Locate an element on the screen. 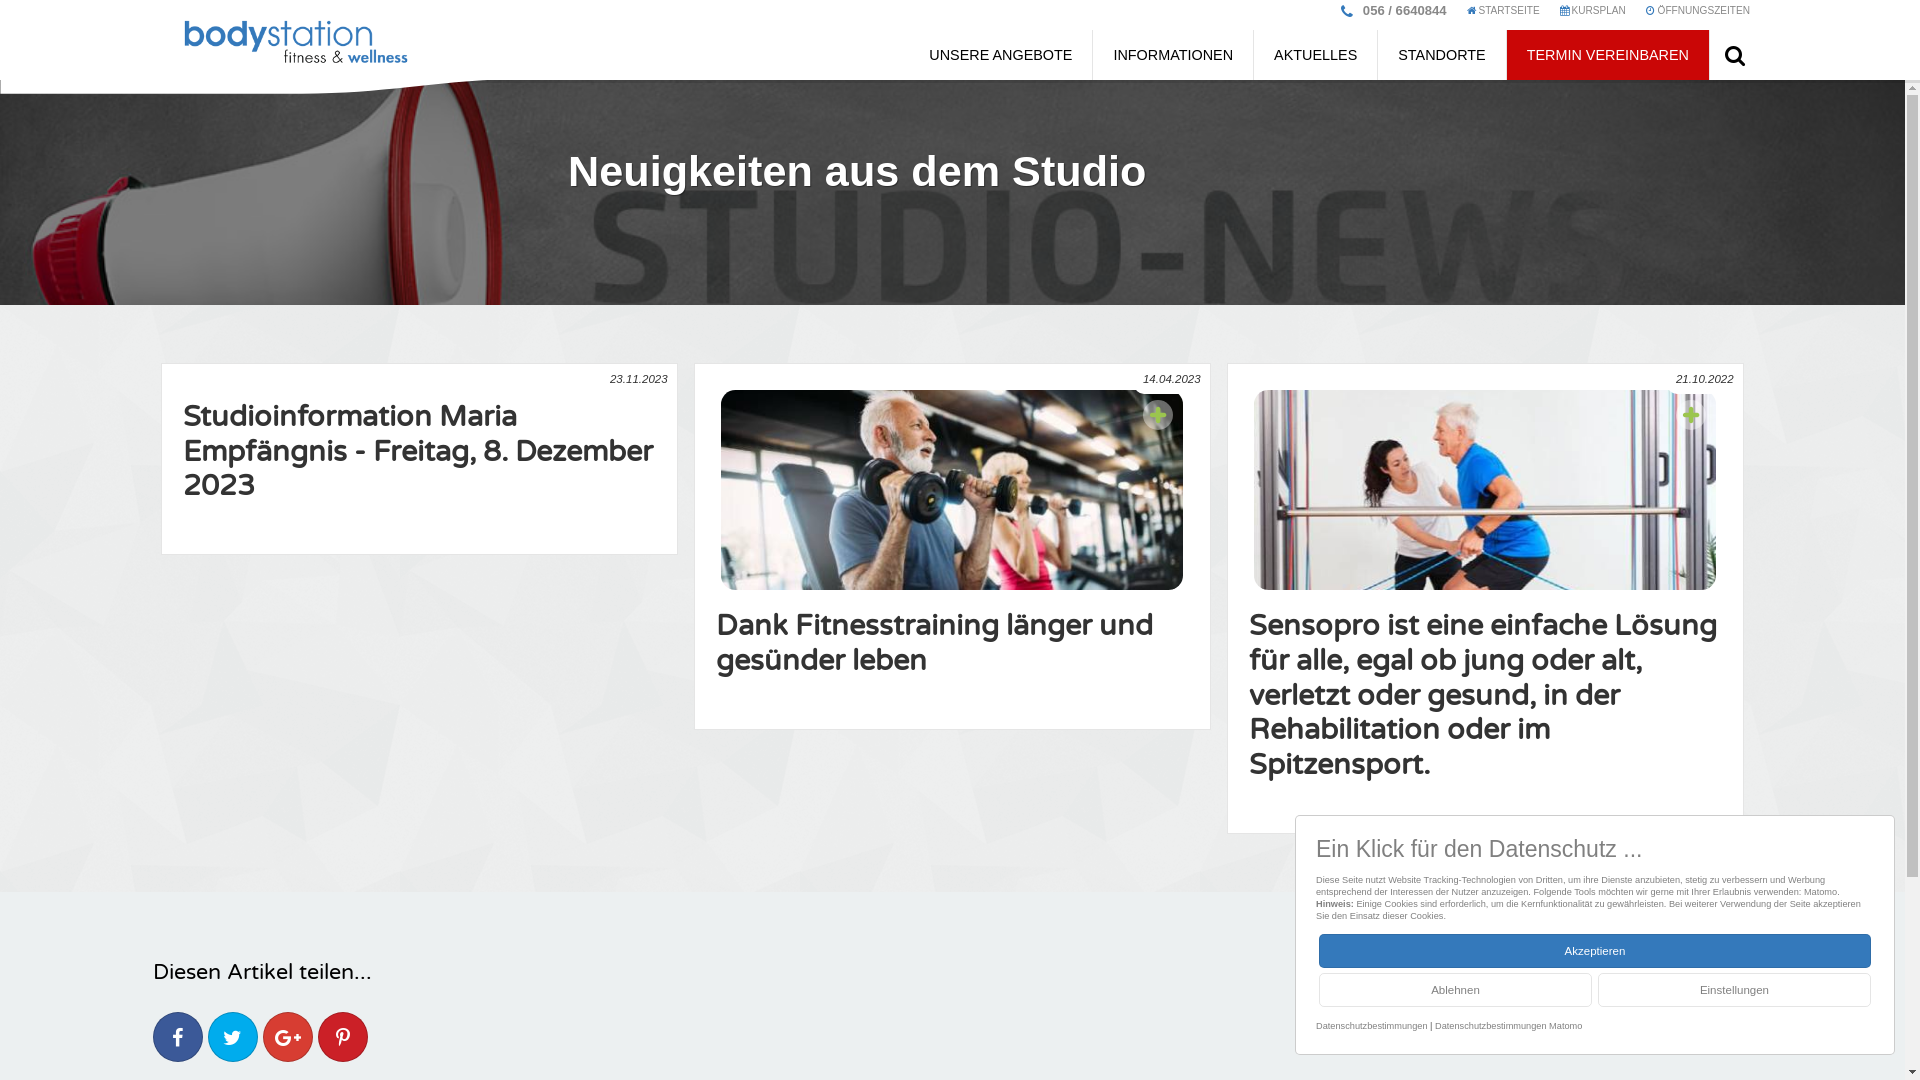 The width and height of the screenshot is (1920, 1080). 'Share via Pinterest' is located at coordinates (342, 1036).